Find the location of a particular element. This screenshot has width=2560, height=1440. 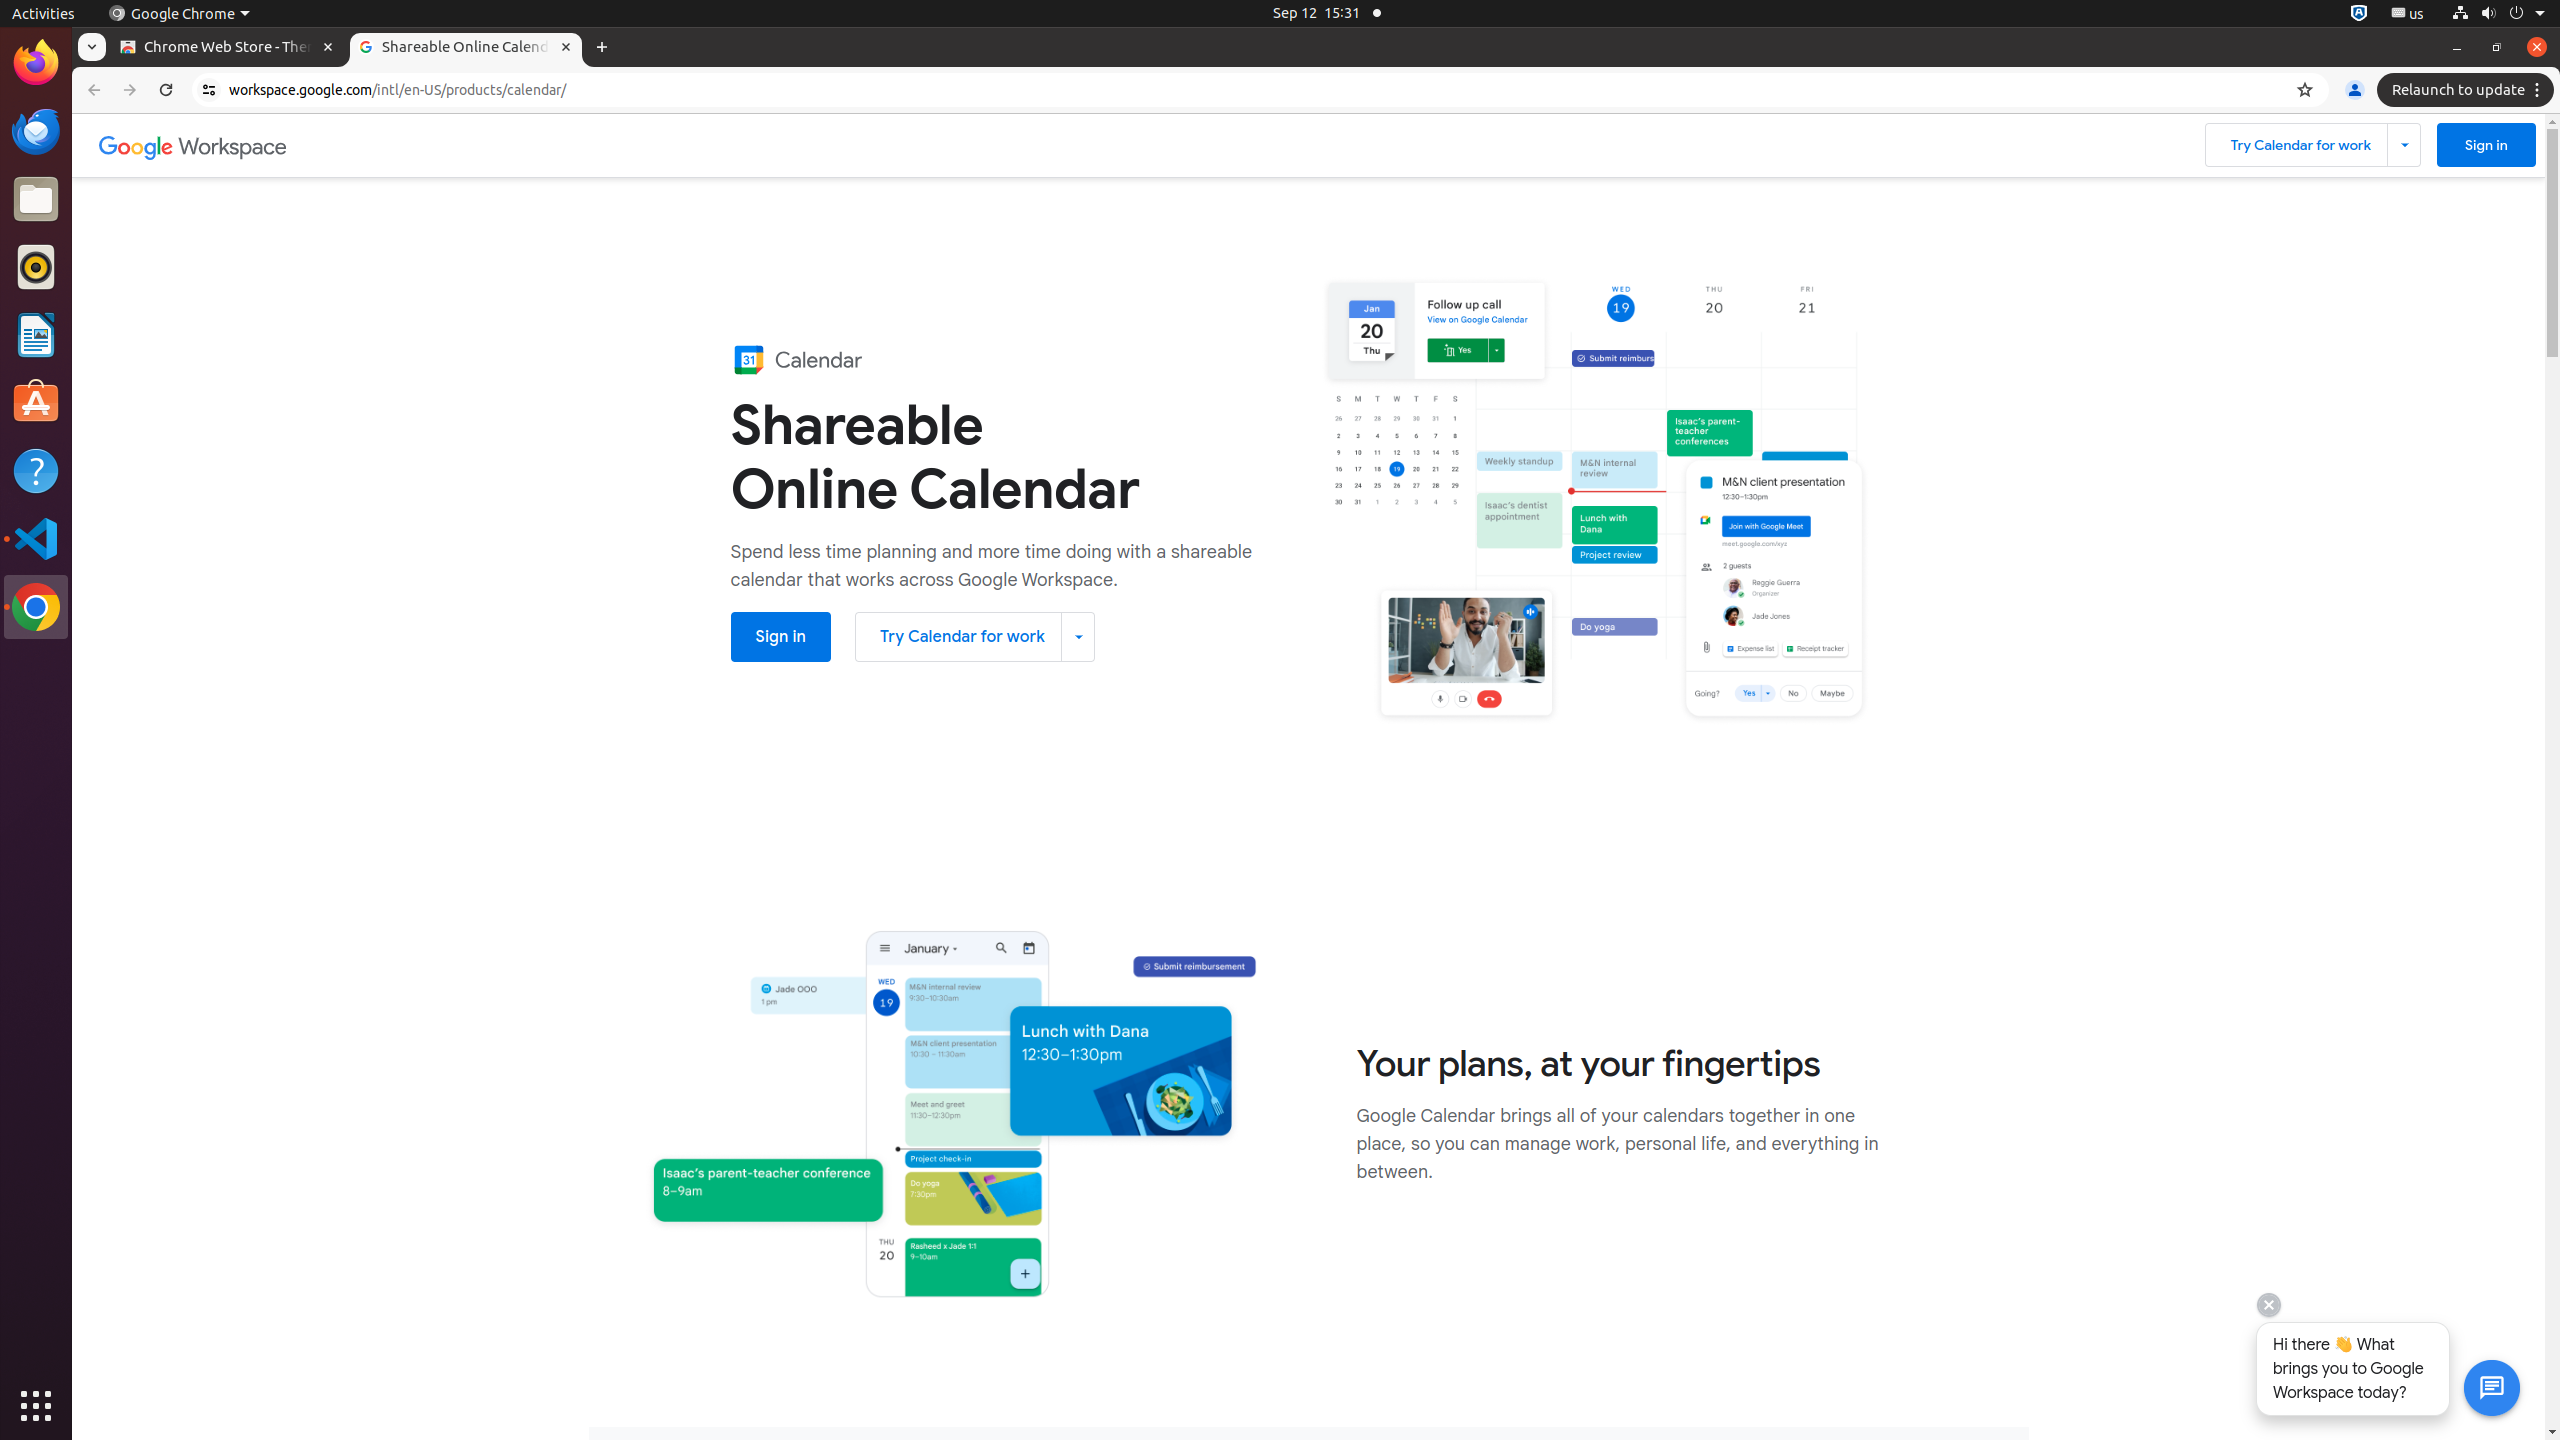

':1.21/StatusNotifierItem' is located at coordinates (2406, 12).